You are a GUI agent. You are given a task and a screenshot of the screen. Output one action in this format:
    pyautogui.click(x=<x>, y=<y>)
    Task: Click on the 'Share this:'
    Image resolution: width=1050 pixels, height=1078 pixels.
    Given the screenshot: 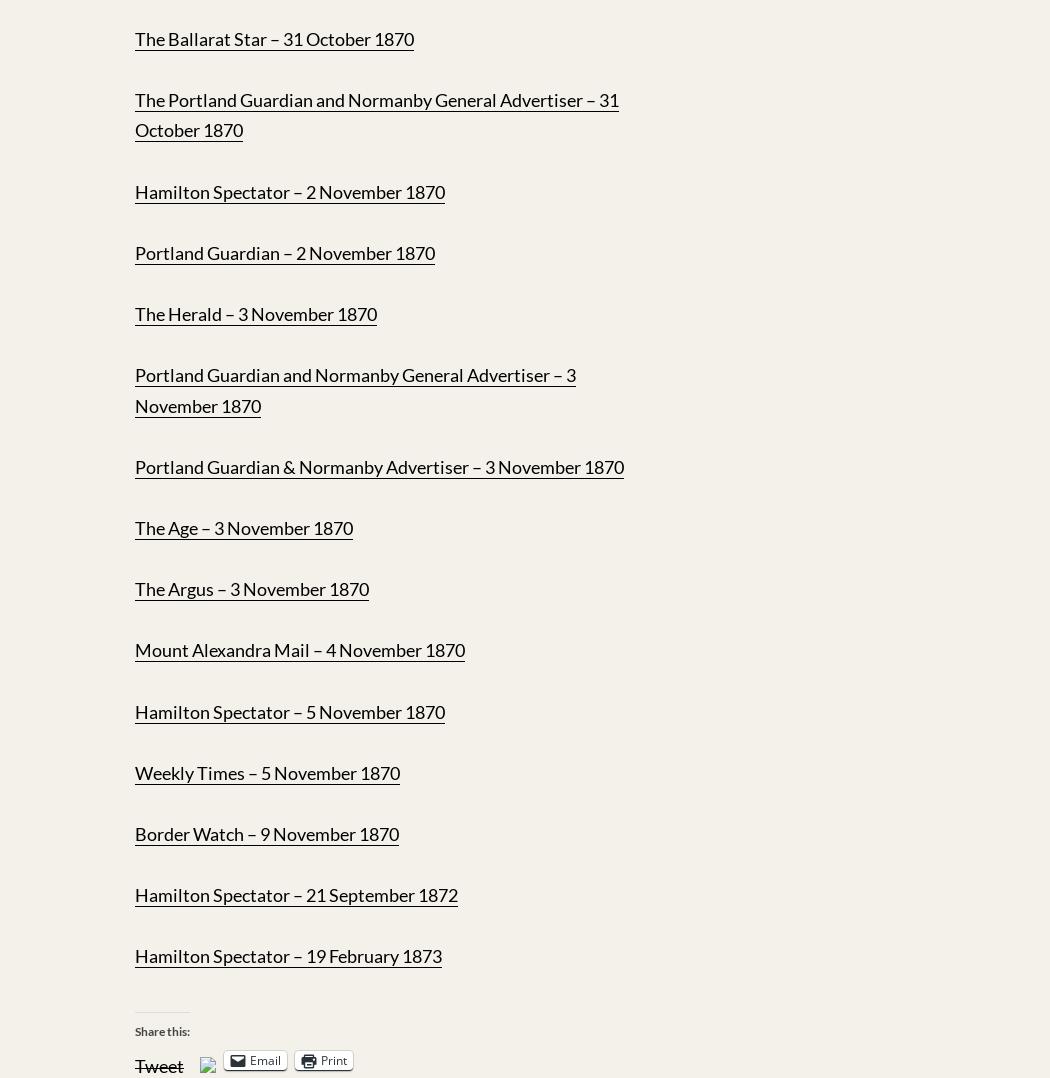 What is the action you would take?
    pyautogui.click(x=134, y=1029)
    